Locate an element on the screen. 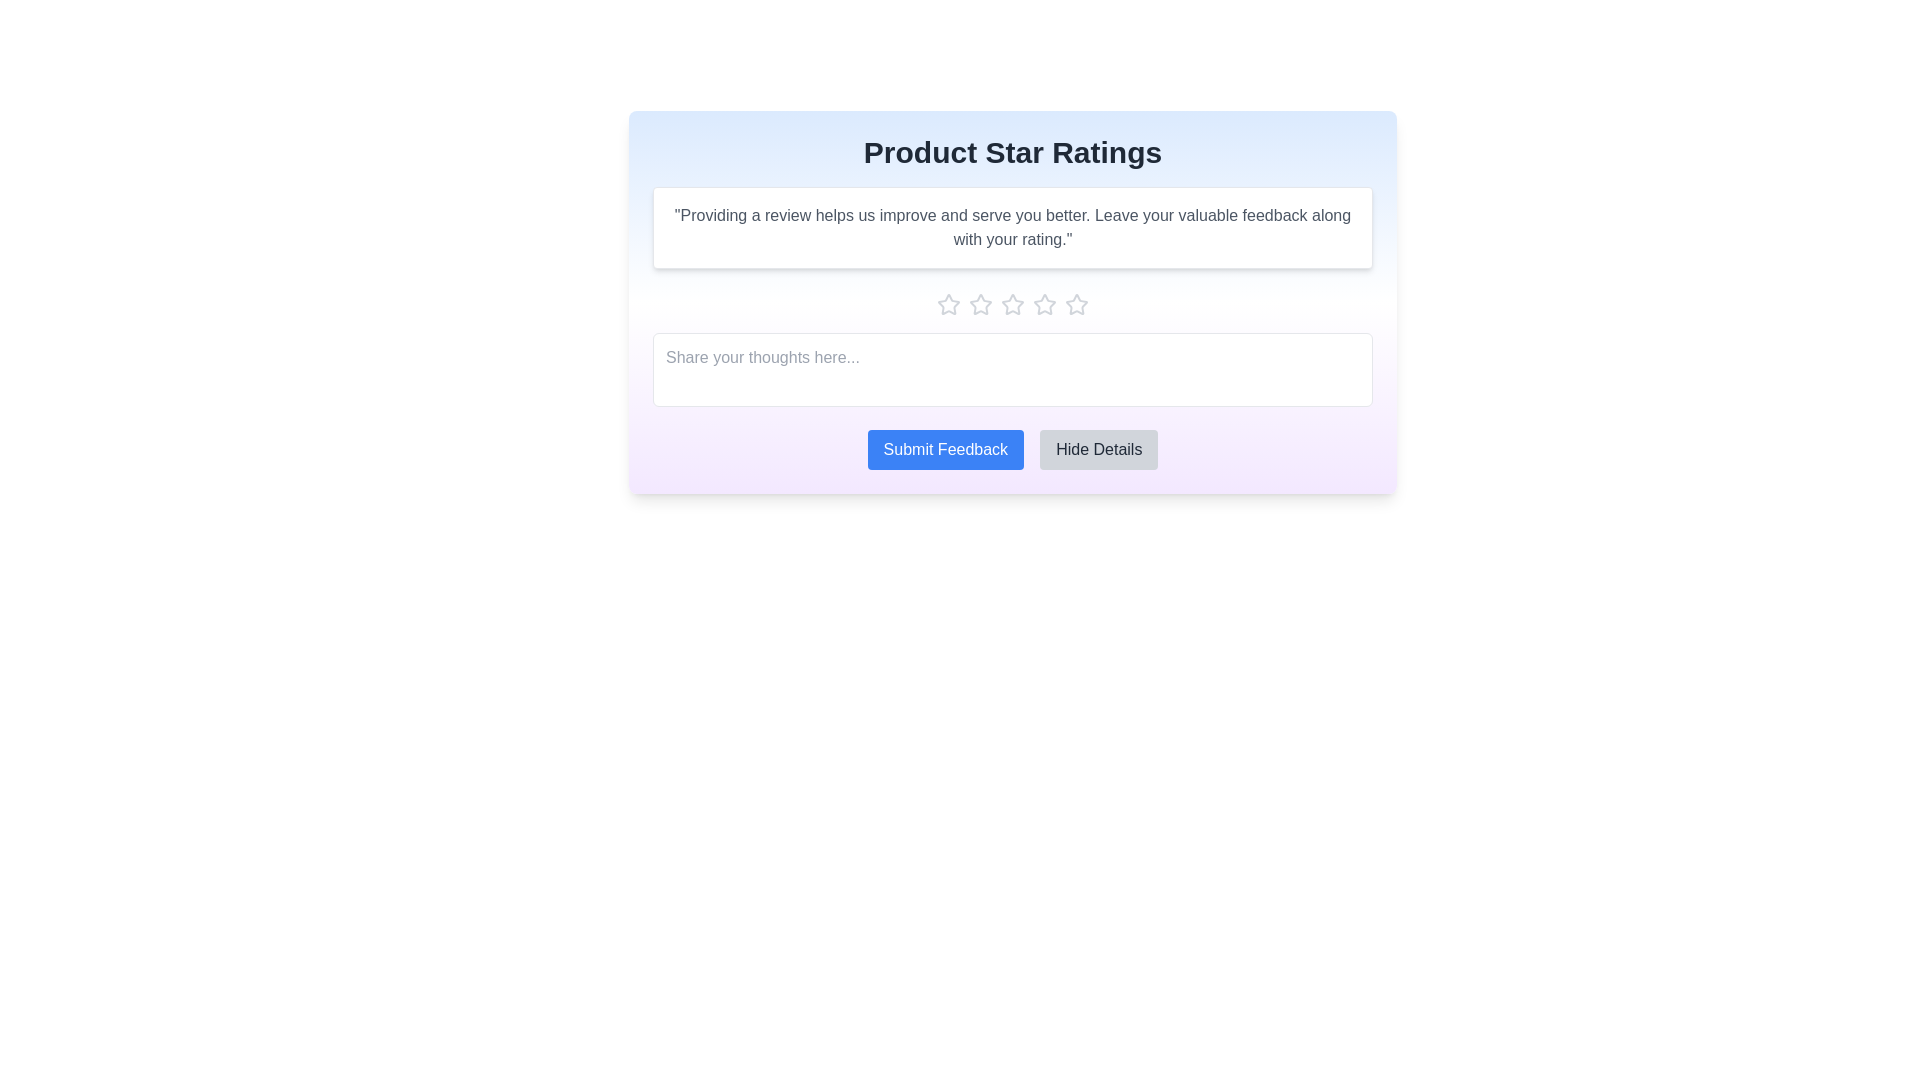 This screenshot has width=1920, height=1080. the star corresponding to 5 to set the rating is located at coordinates (1075, 304).